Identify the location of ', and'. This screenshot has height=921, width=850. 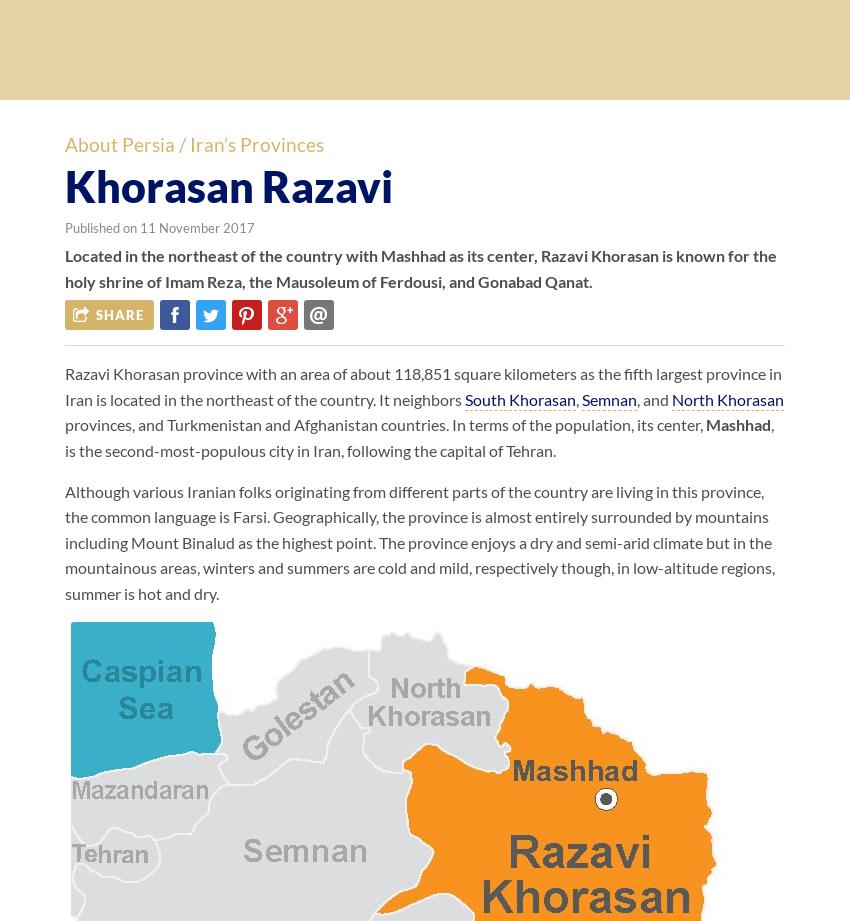
(635, 398).